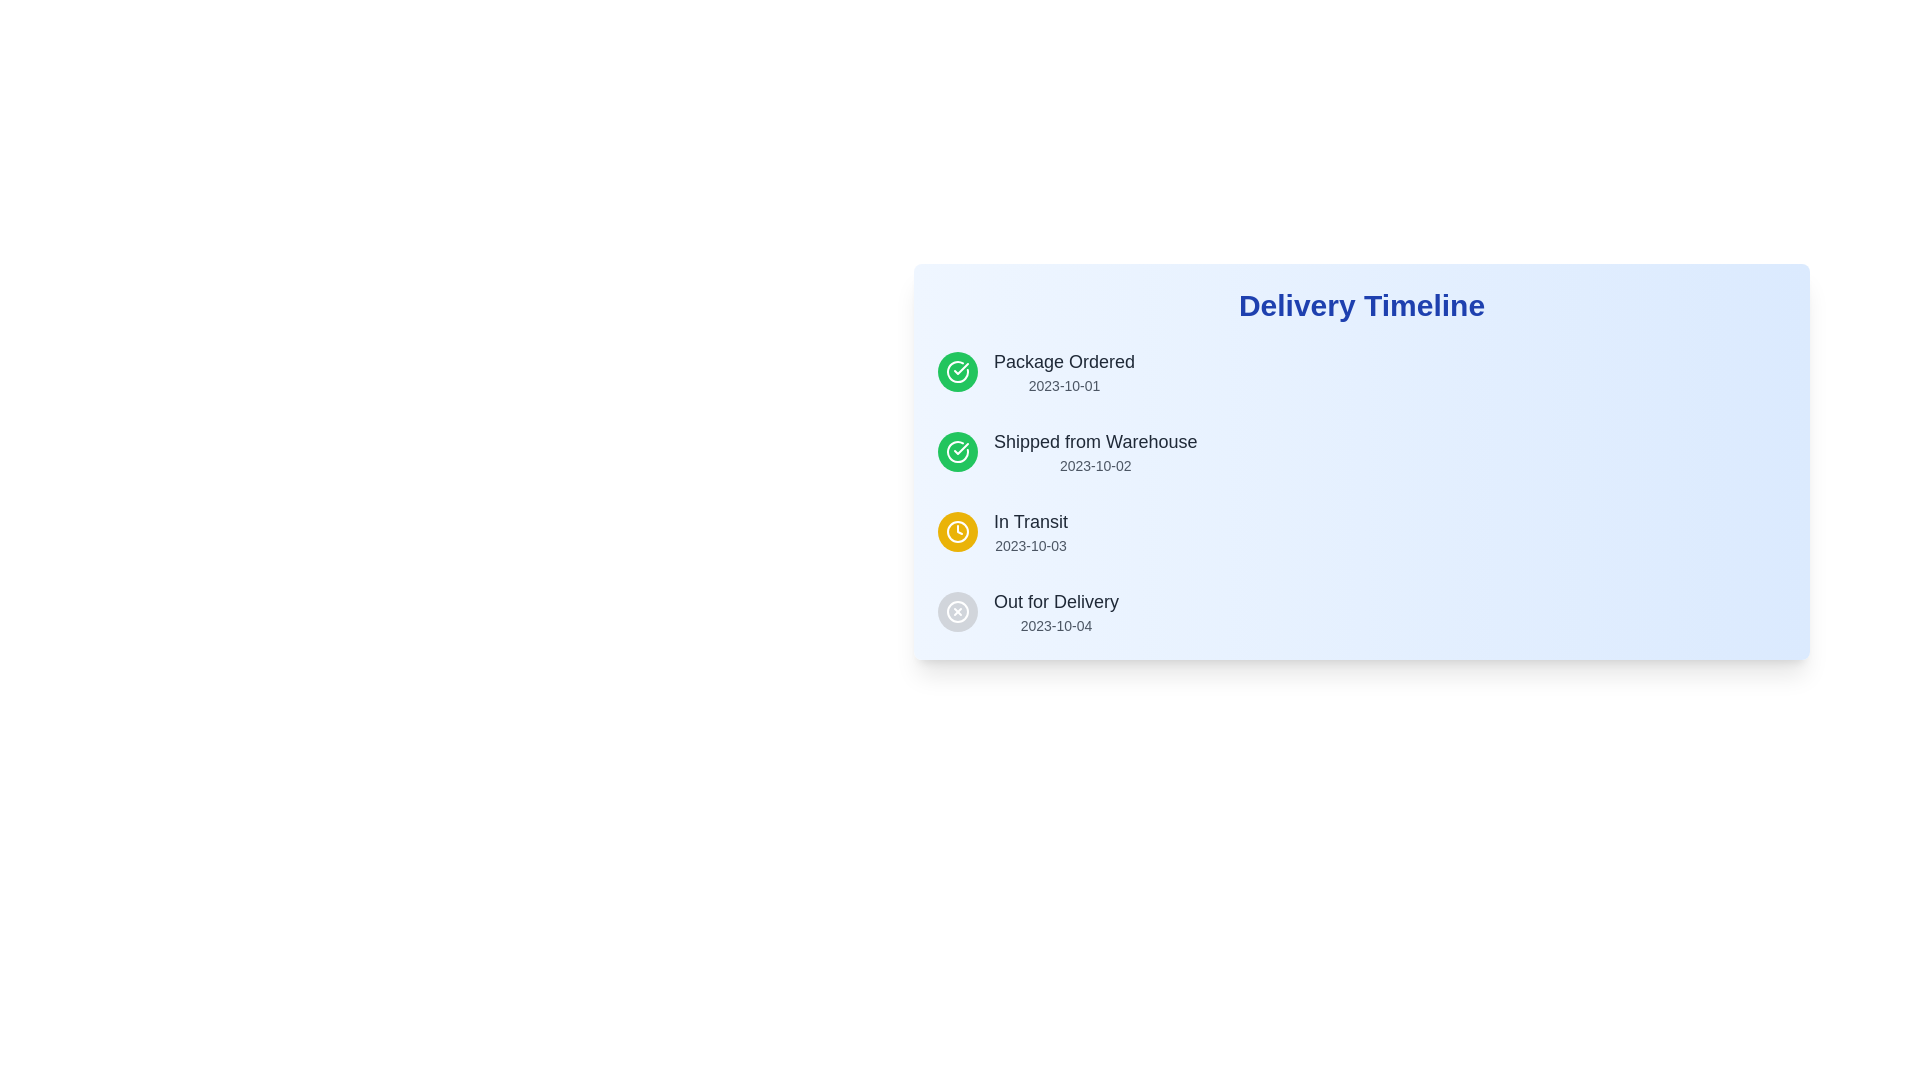 The width and height of the screenshot is (1920, 1080). Describe the element at coordinates (1063, 362) in the screenshot. I see `the 'Package Ordered' text label in the Delivery Timeline section, which is styled in bold dark gray font and is the first item in the list, located below a green checkmark icon` at that location.